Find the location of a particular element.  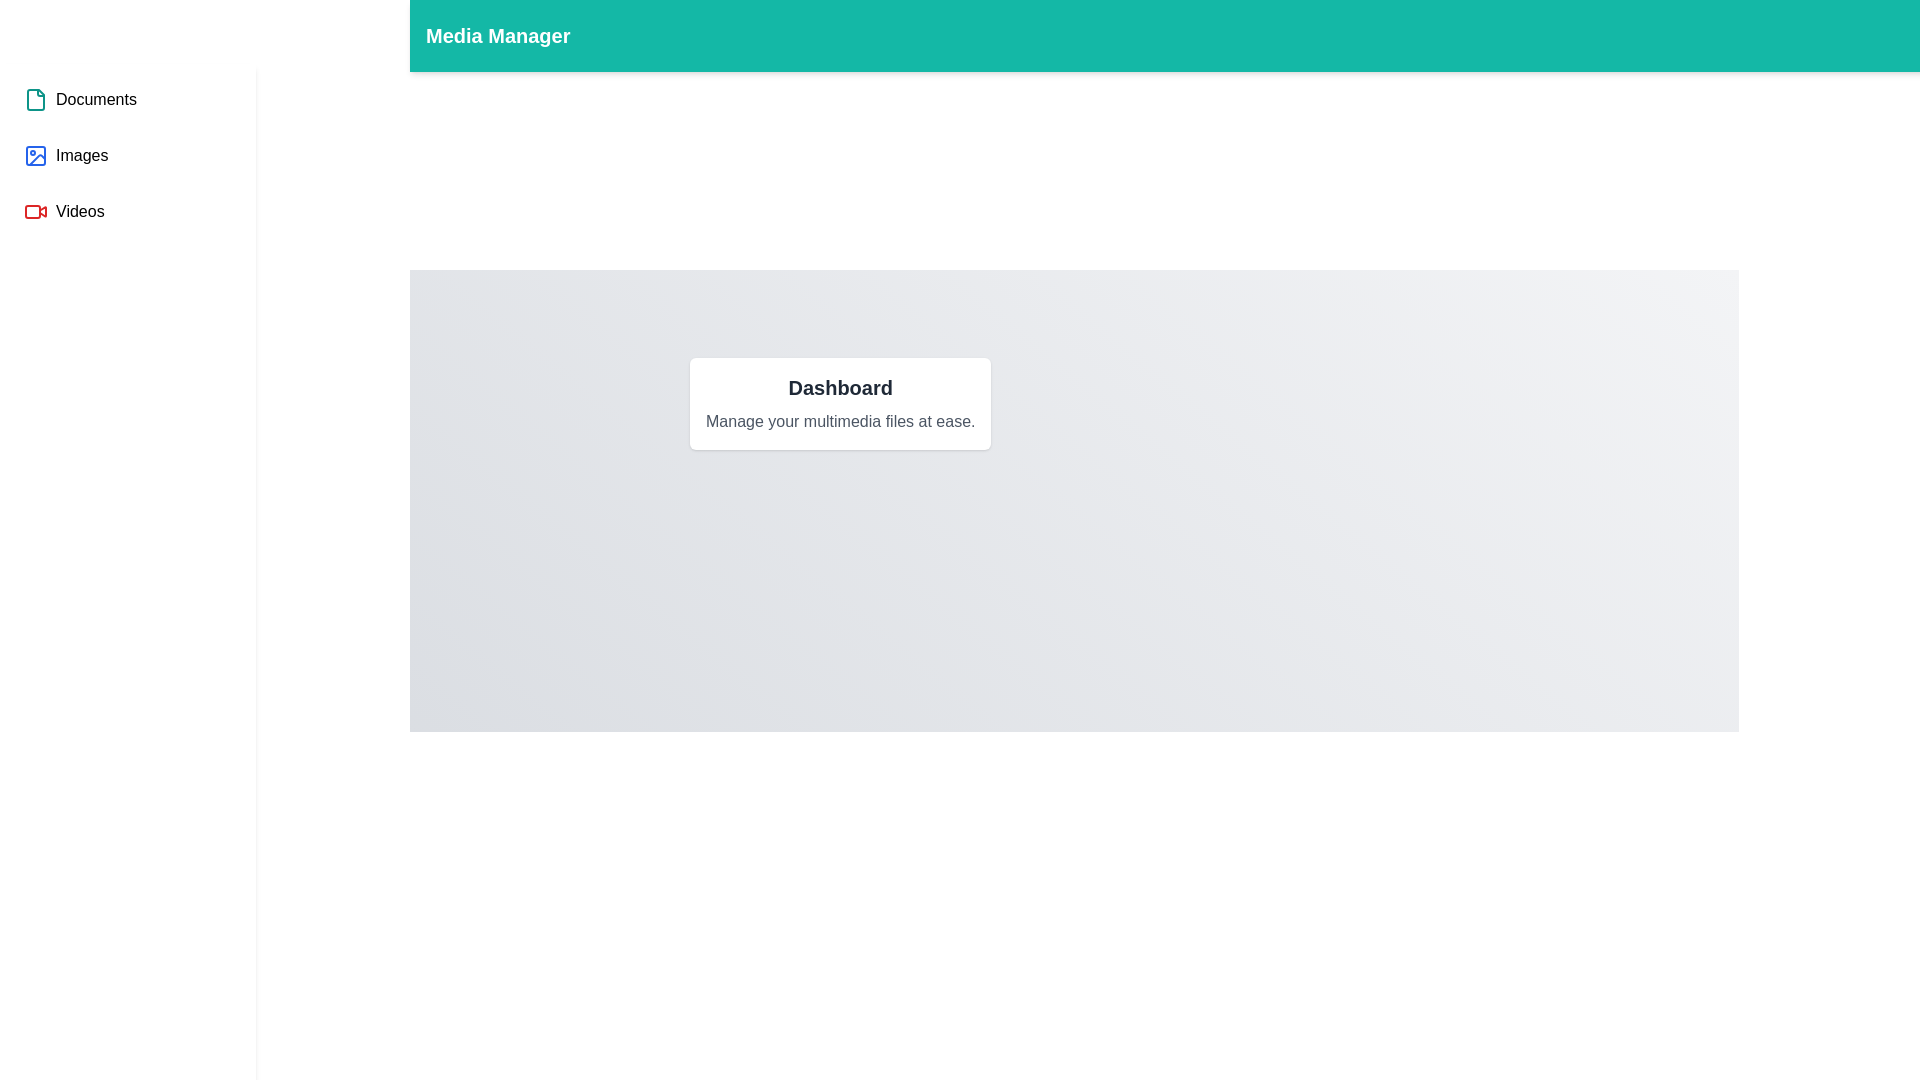

the 'Images' button, which is the second item in the vertical menu list on the left side is located at coordinates (66, 154).